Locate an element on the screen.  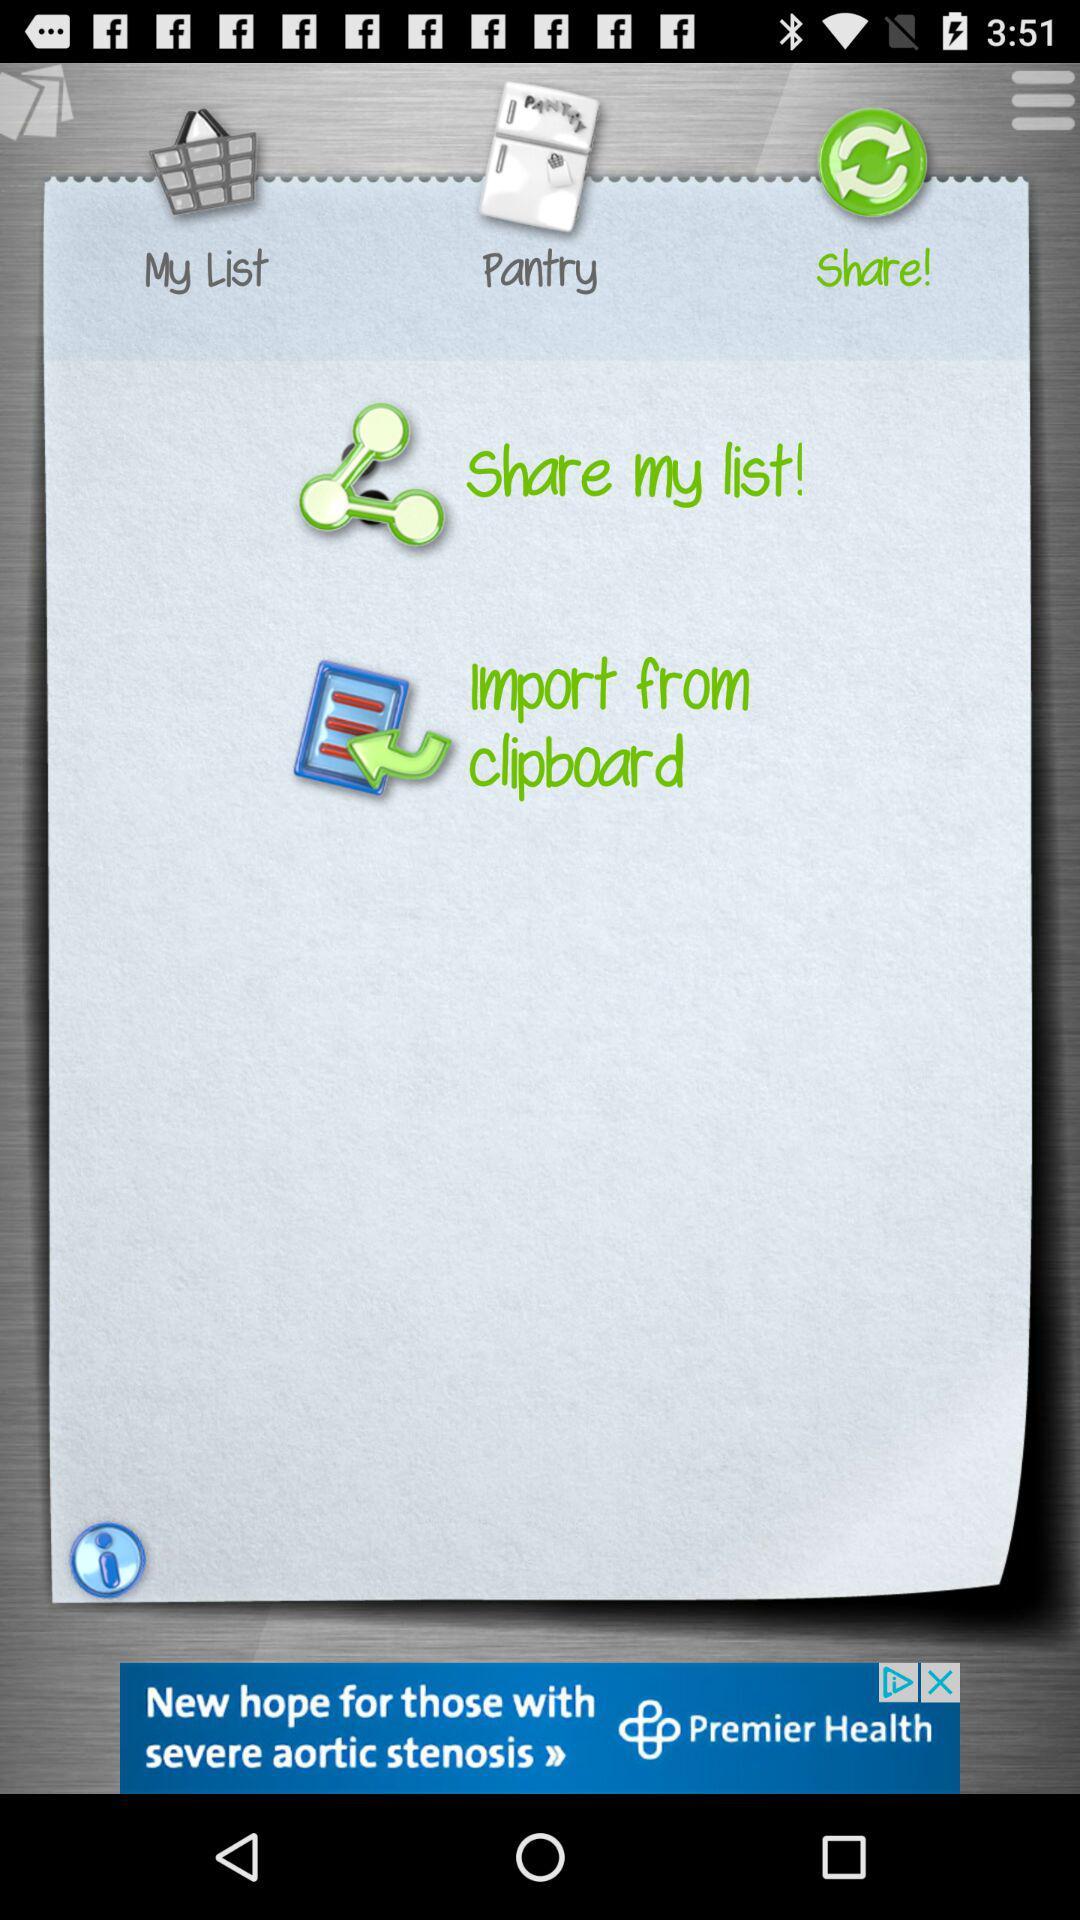
the info icon which is on the left side to the corner is located at coordinates (104, 1559).